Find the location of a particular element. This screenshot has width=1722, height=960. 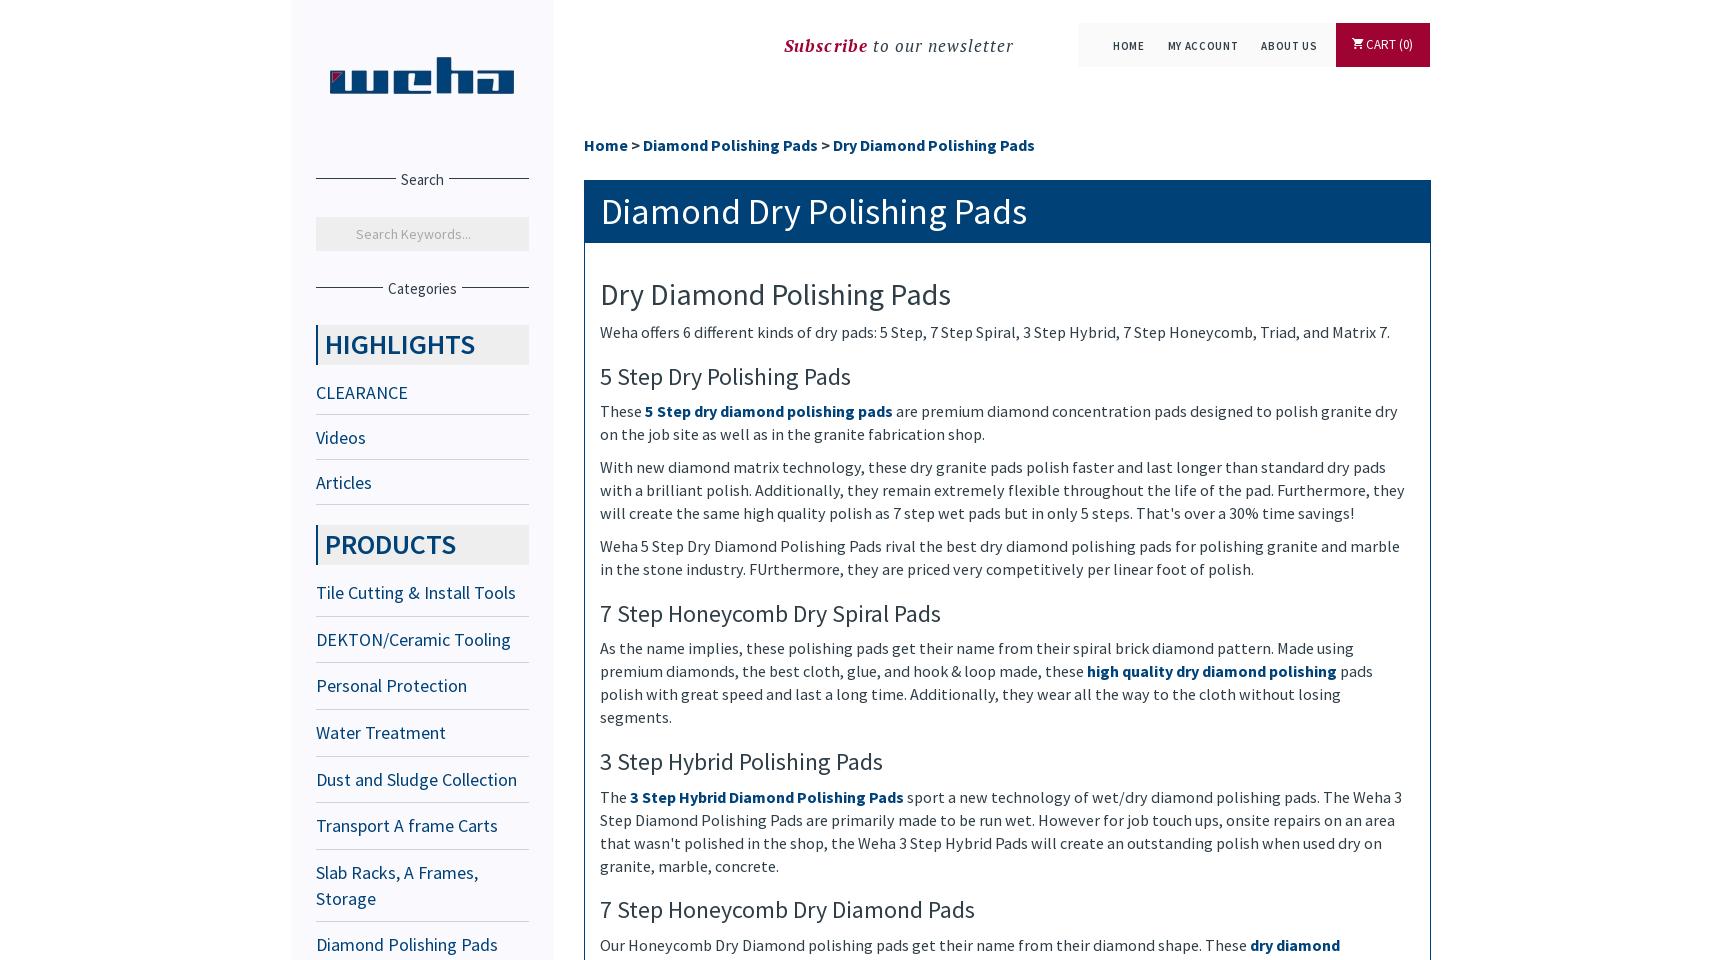

'DEKTON/Ceramic Tooling' is located at coordinates (413, 637).